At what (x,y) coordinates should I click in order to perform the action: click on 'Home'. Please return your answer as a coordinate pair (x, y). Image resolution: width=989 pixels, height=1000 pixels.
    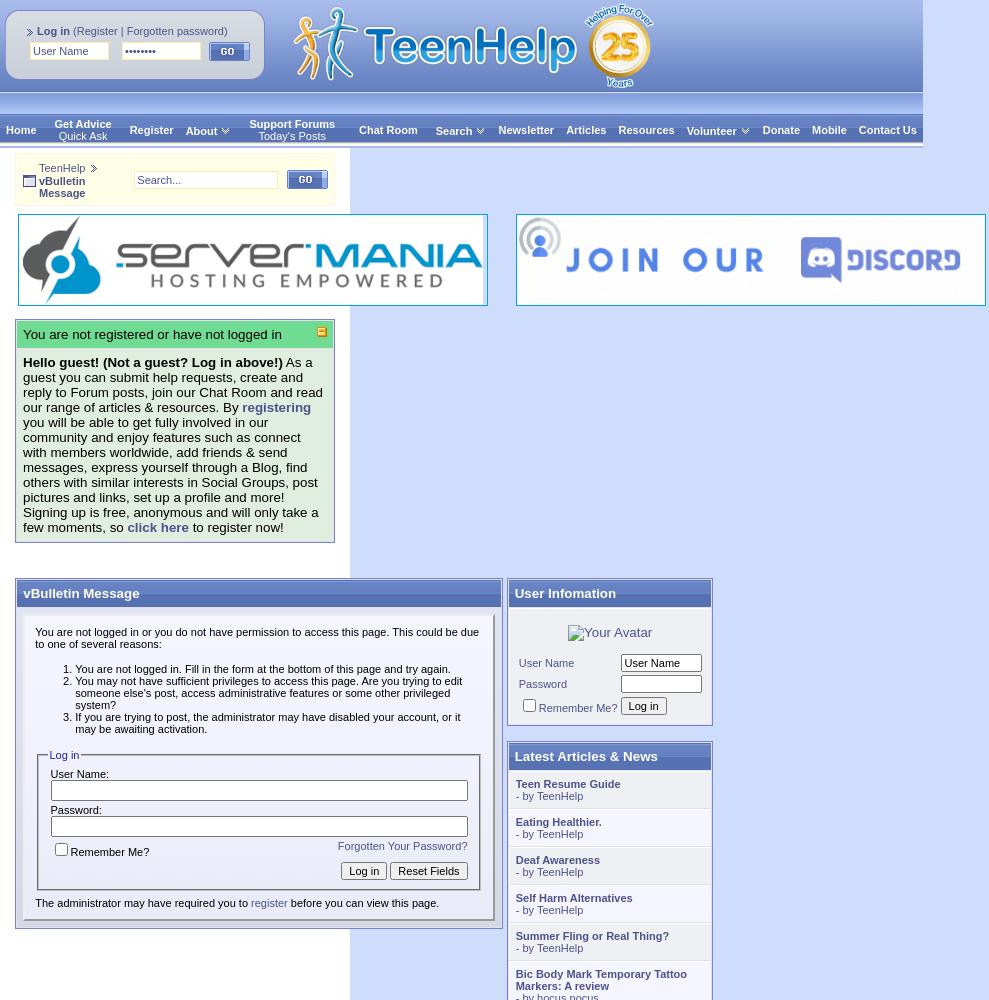
    Looking at the image, I should click on (5, 130).